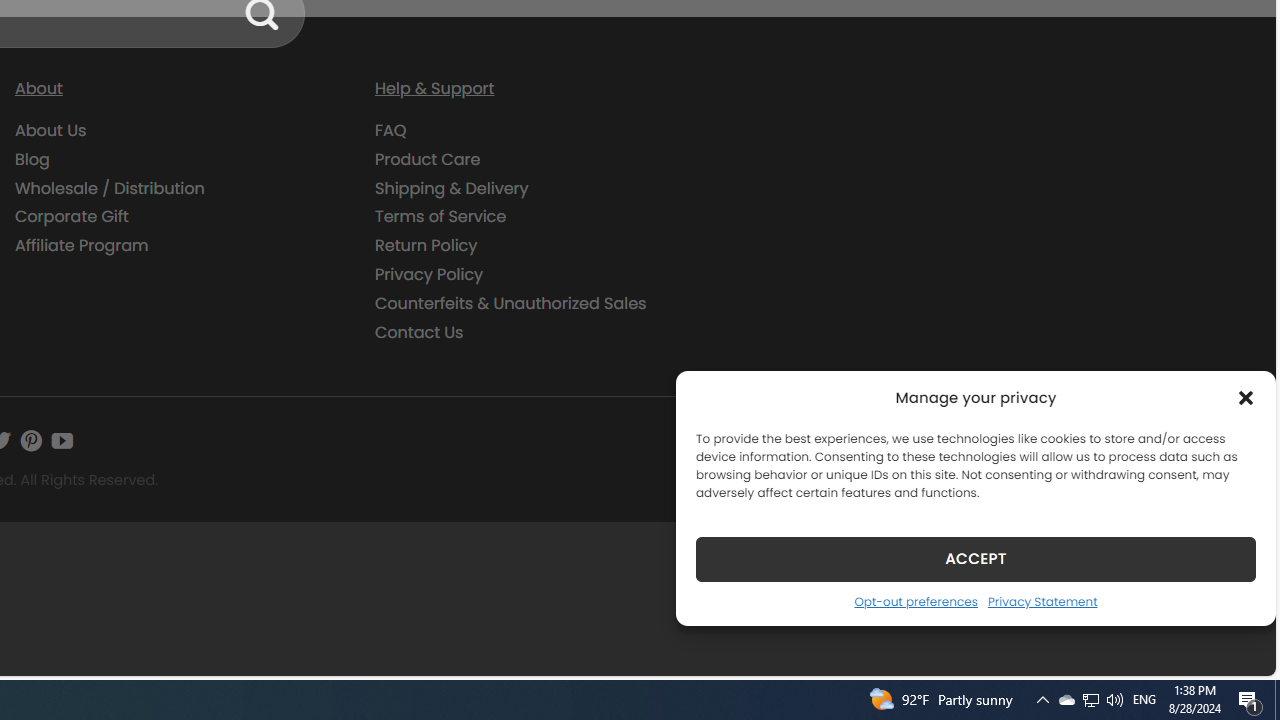 This screenshot has width=1280, height=720. I want to click on 'Contact Us', so click(418, 330).